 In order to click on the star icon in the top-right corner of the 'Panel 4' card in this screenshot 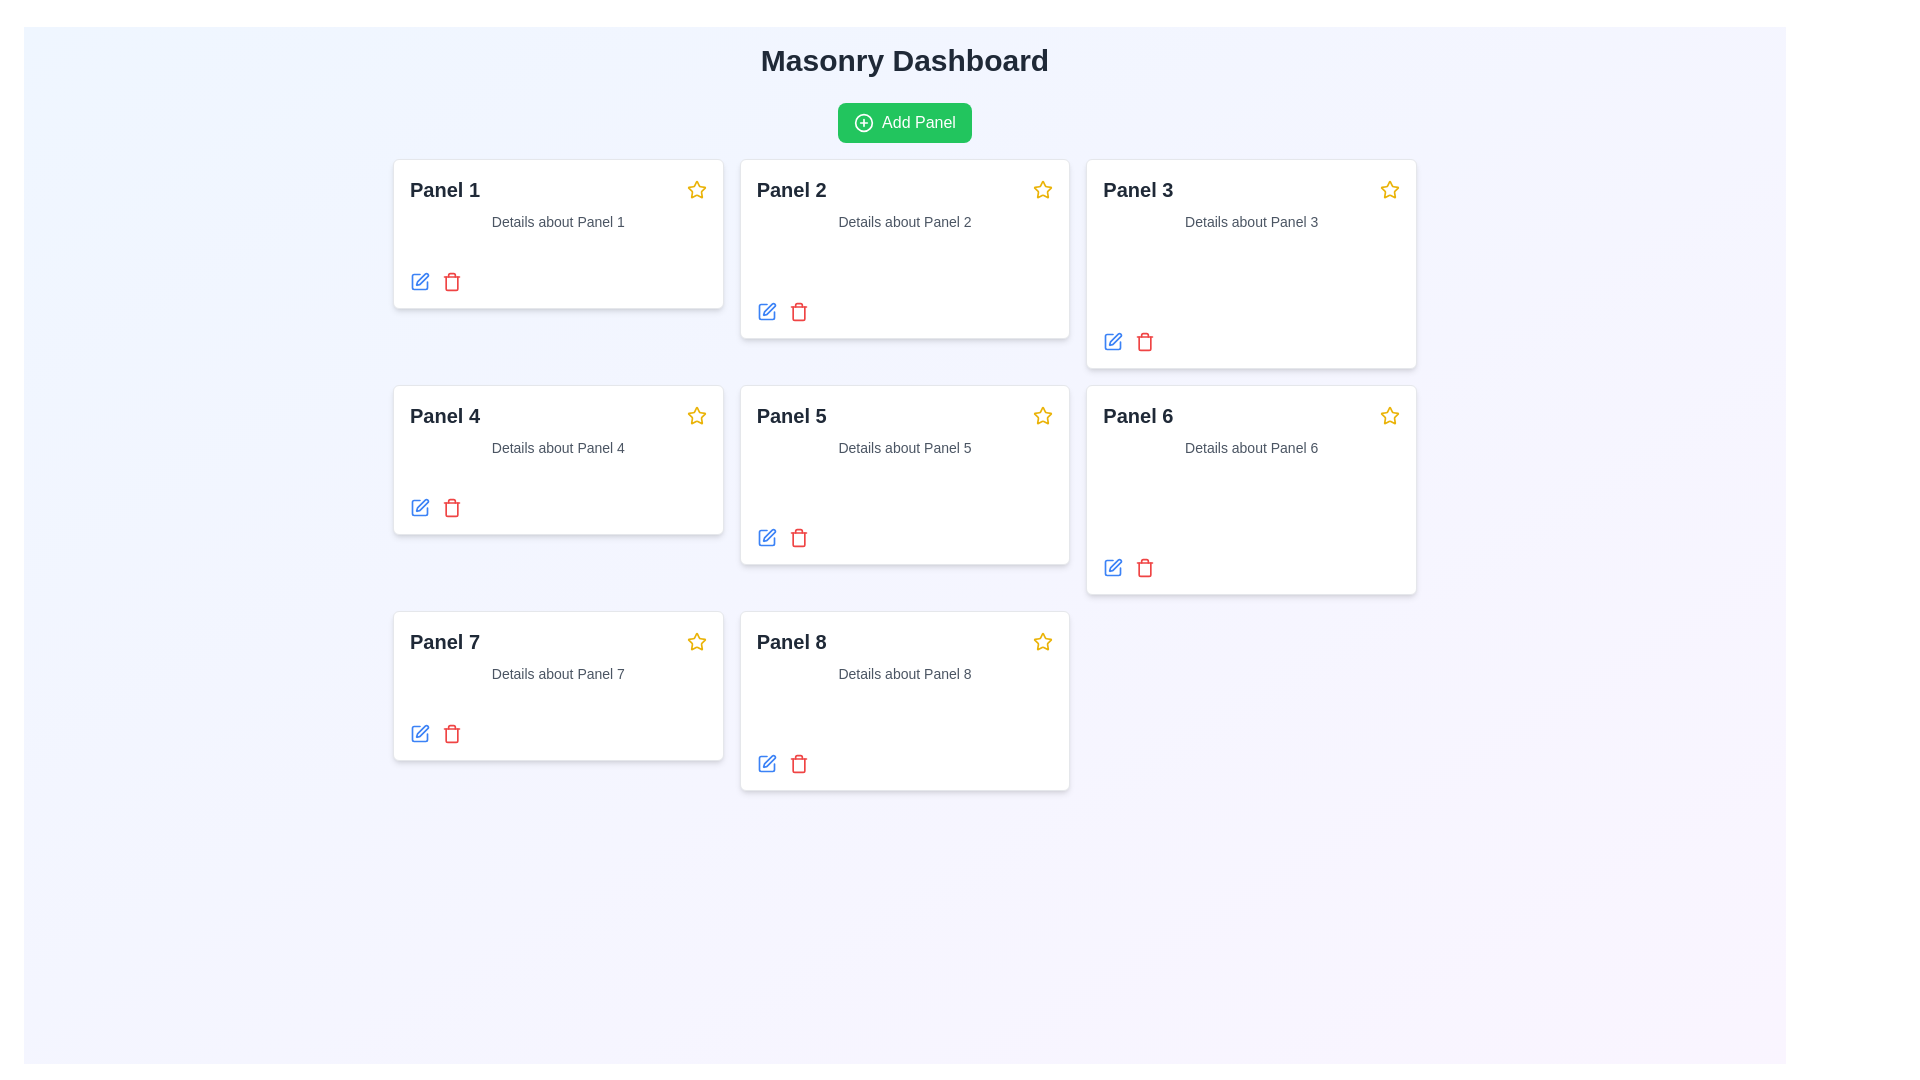, I will do `click(696, 189)`.